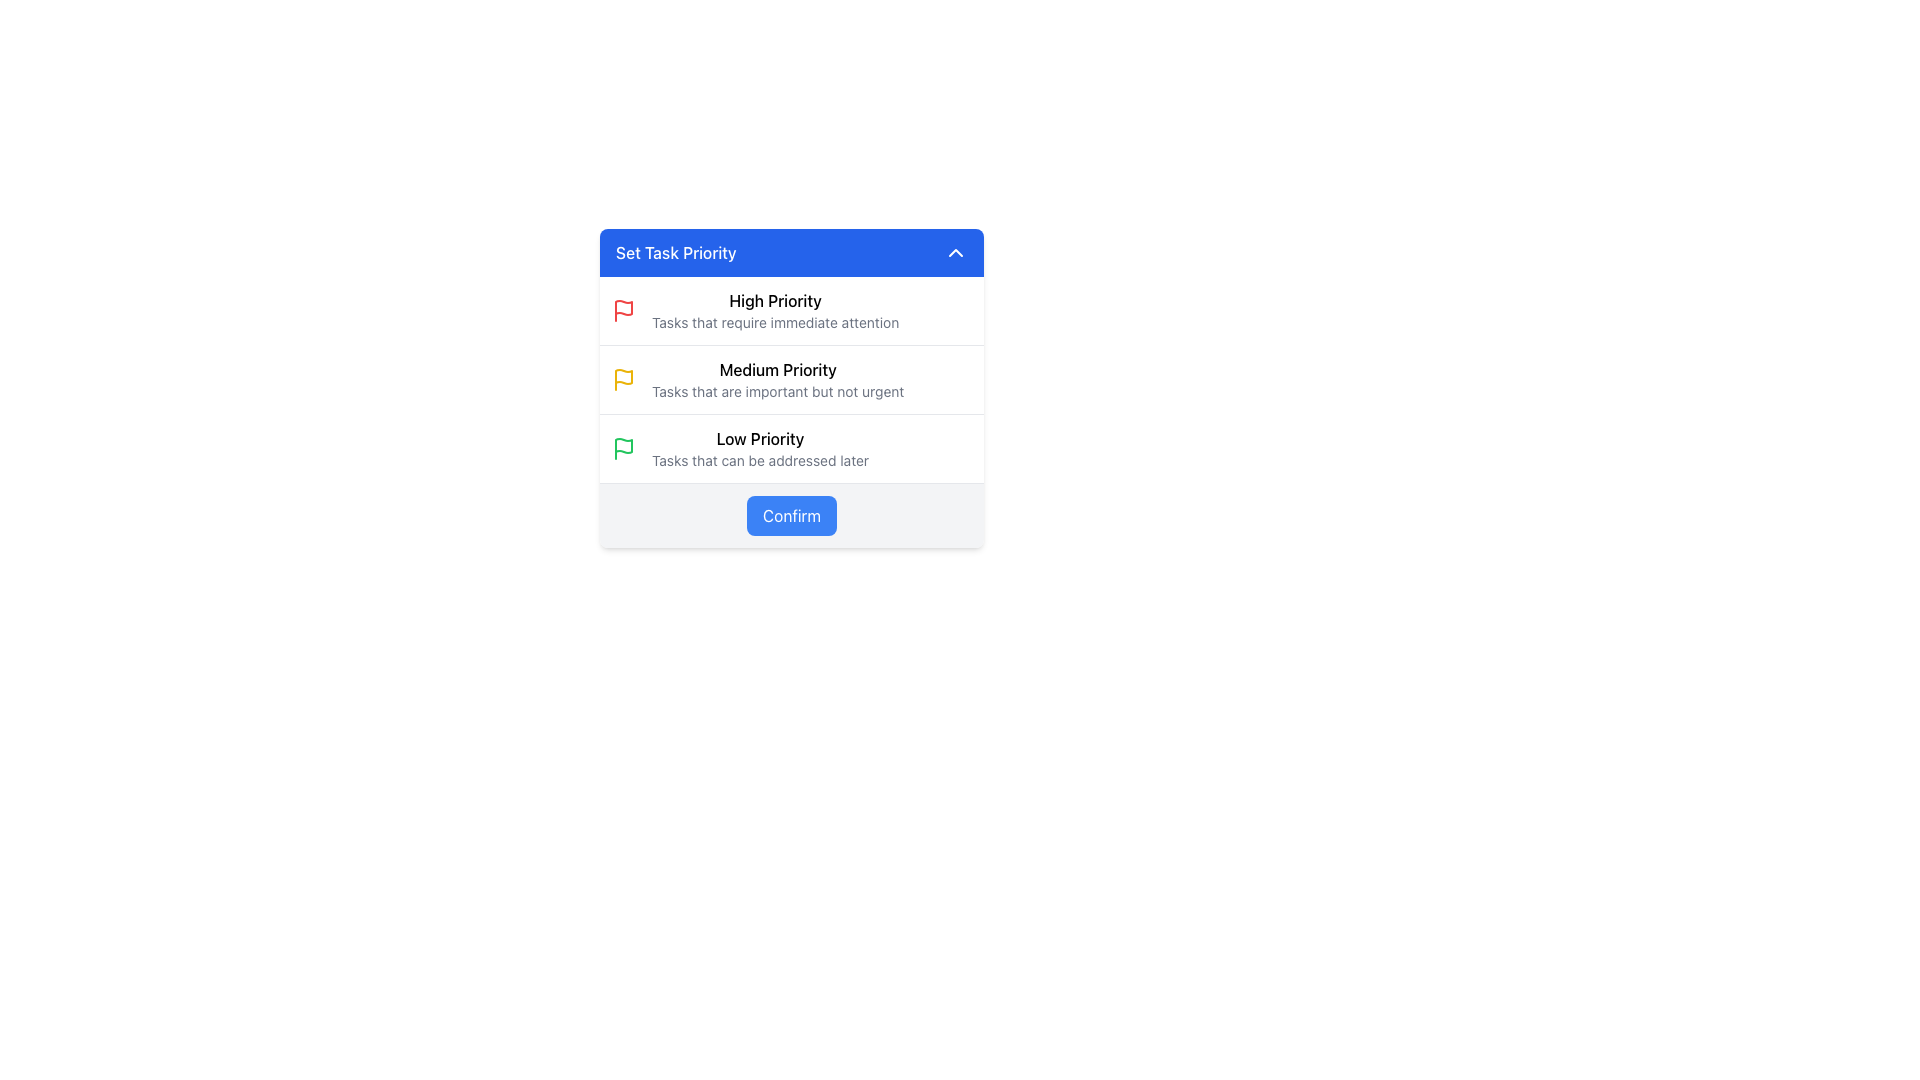  I want to click on the confirmation button located at the center of the modal dialog to change its background color, so click(791, 515).